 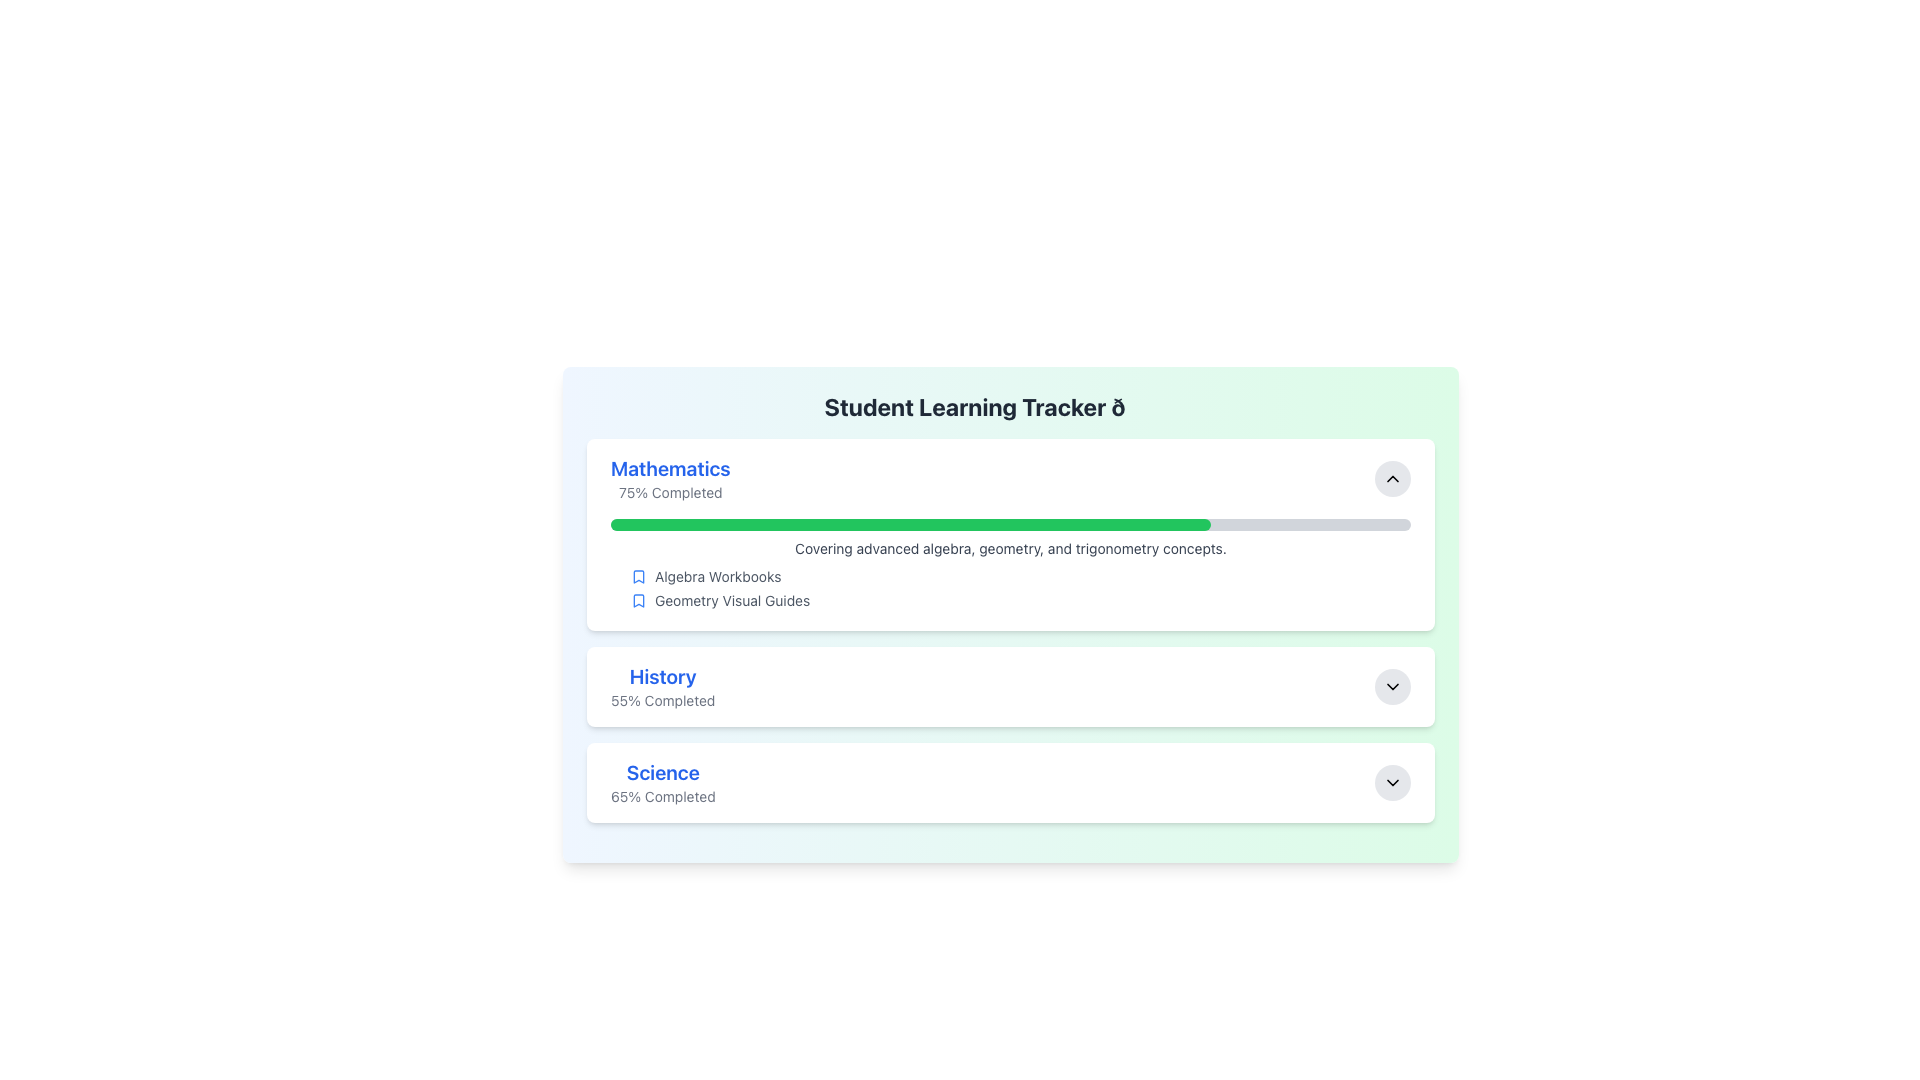 What do you see at coordinates (670, 493) in the screenshot?
I see `the progress percentage Text Label for the subject 'Mathematics', which is located below the title 'Mathematics' and above other related content elements` at bounding box center [670, 493].